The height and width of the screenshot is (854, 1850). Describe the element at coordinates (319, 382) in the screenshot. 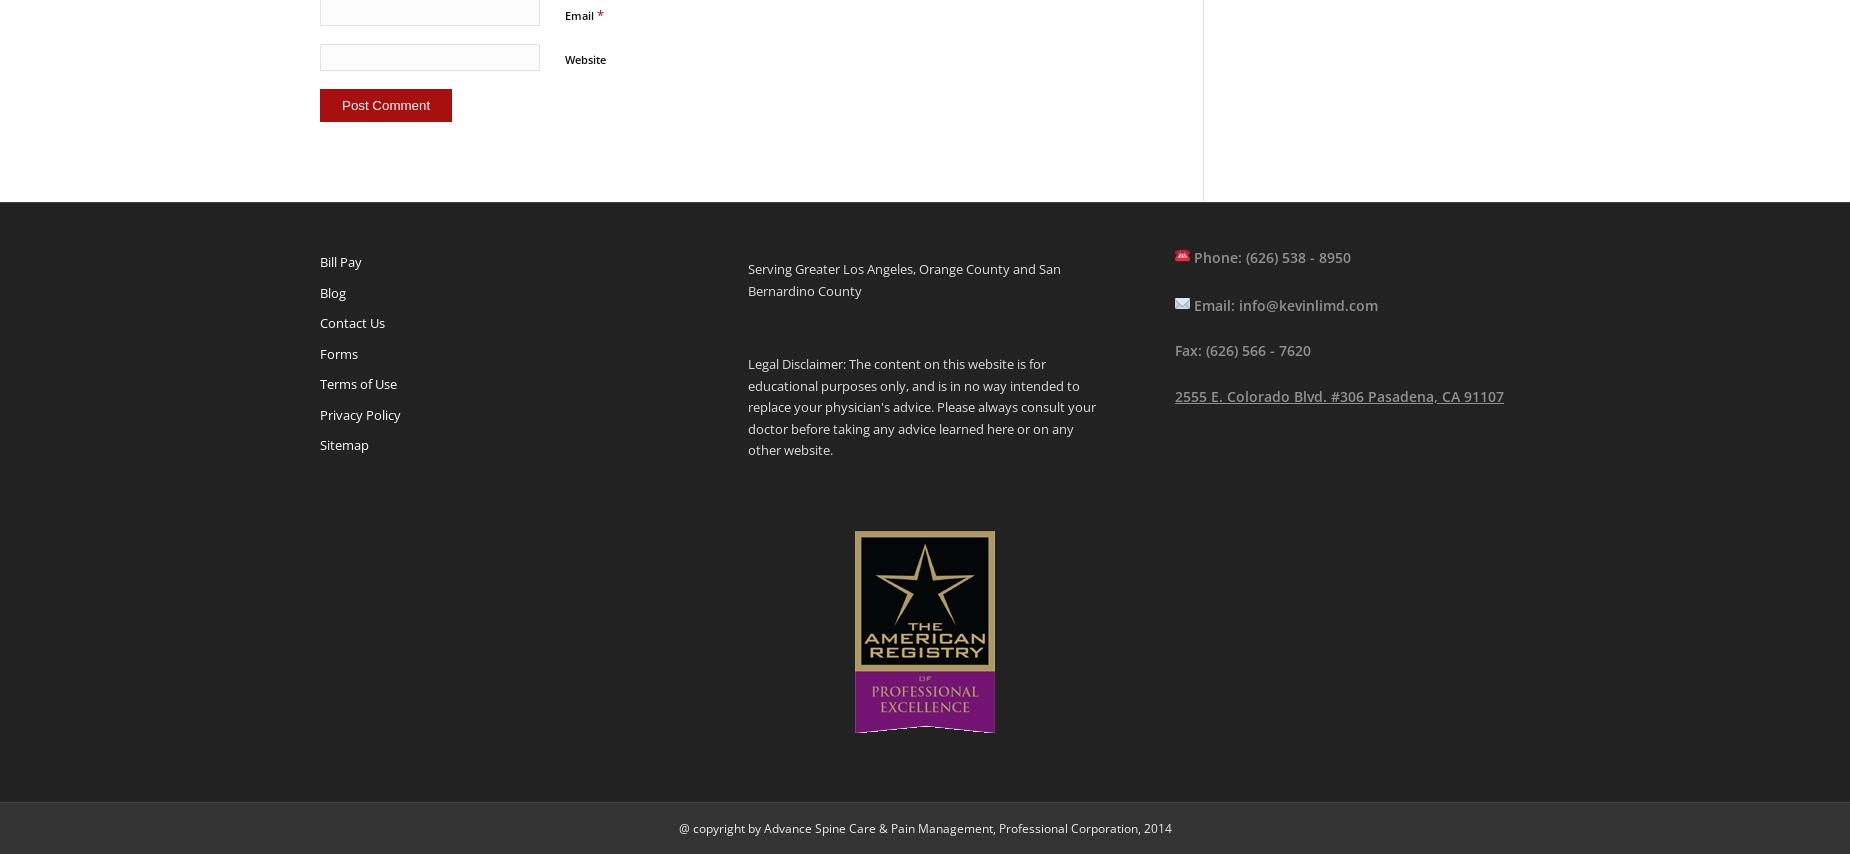

I see `'Terms of Use'` at that location.